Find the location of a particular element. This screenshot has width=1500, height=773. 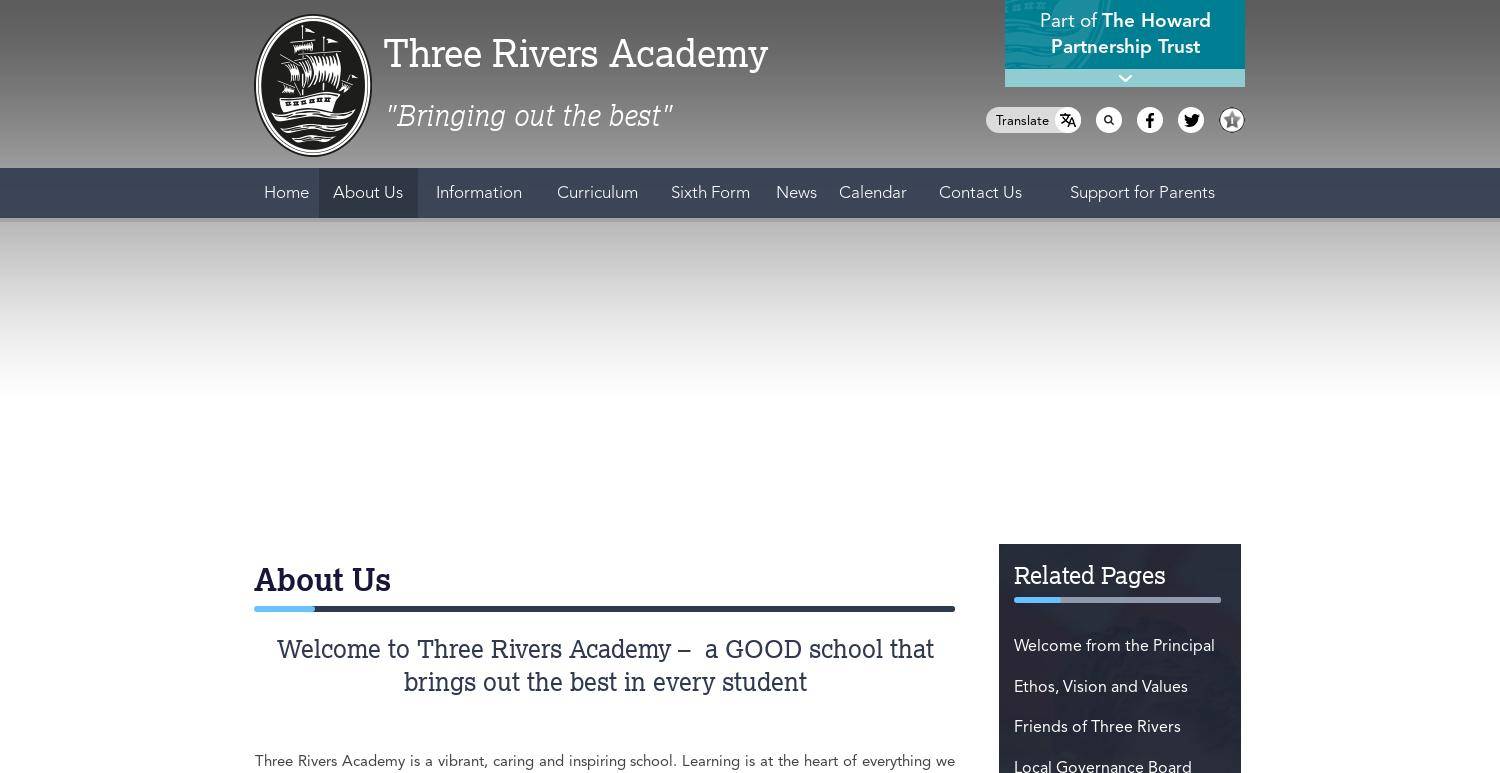

'Nov' is located at coordinates (637, 417).